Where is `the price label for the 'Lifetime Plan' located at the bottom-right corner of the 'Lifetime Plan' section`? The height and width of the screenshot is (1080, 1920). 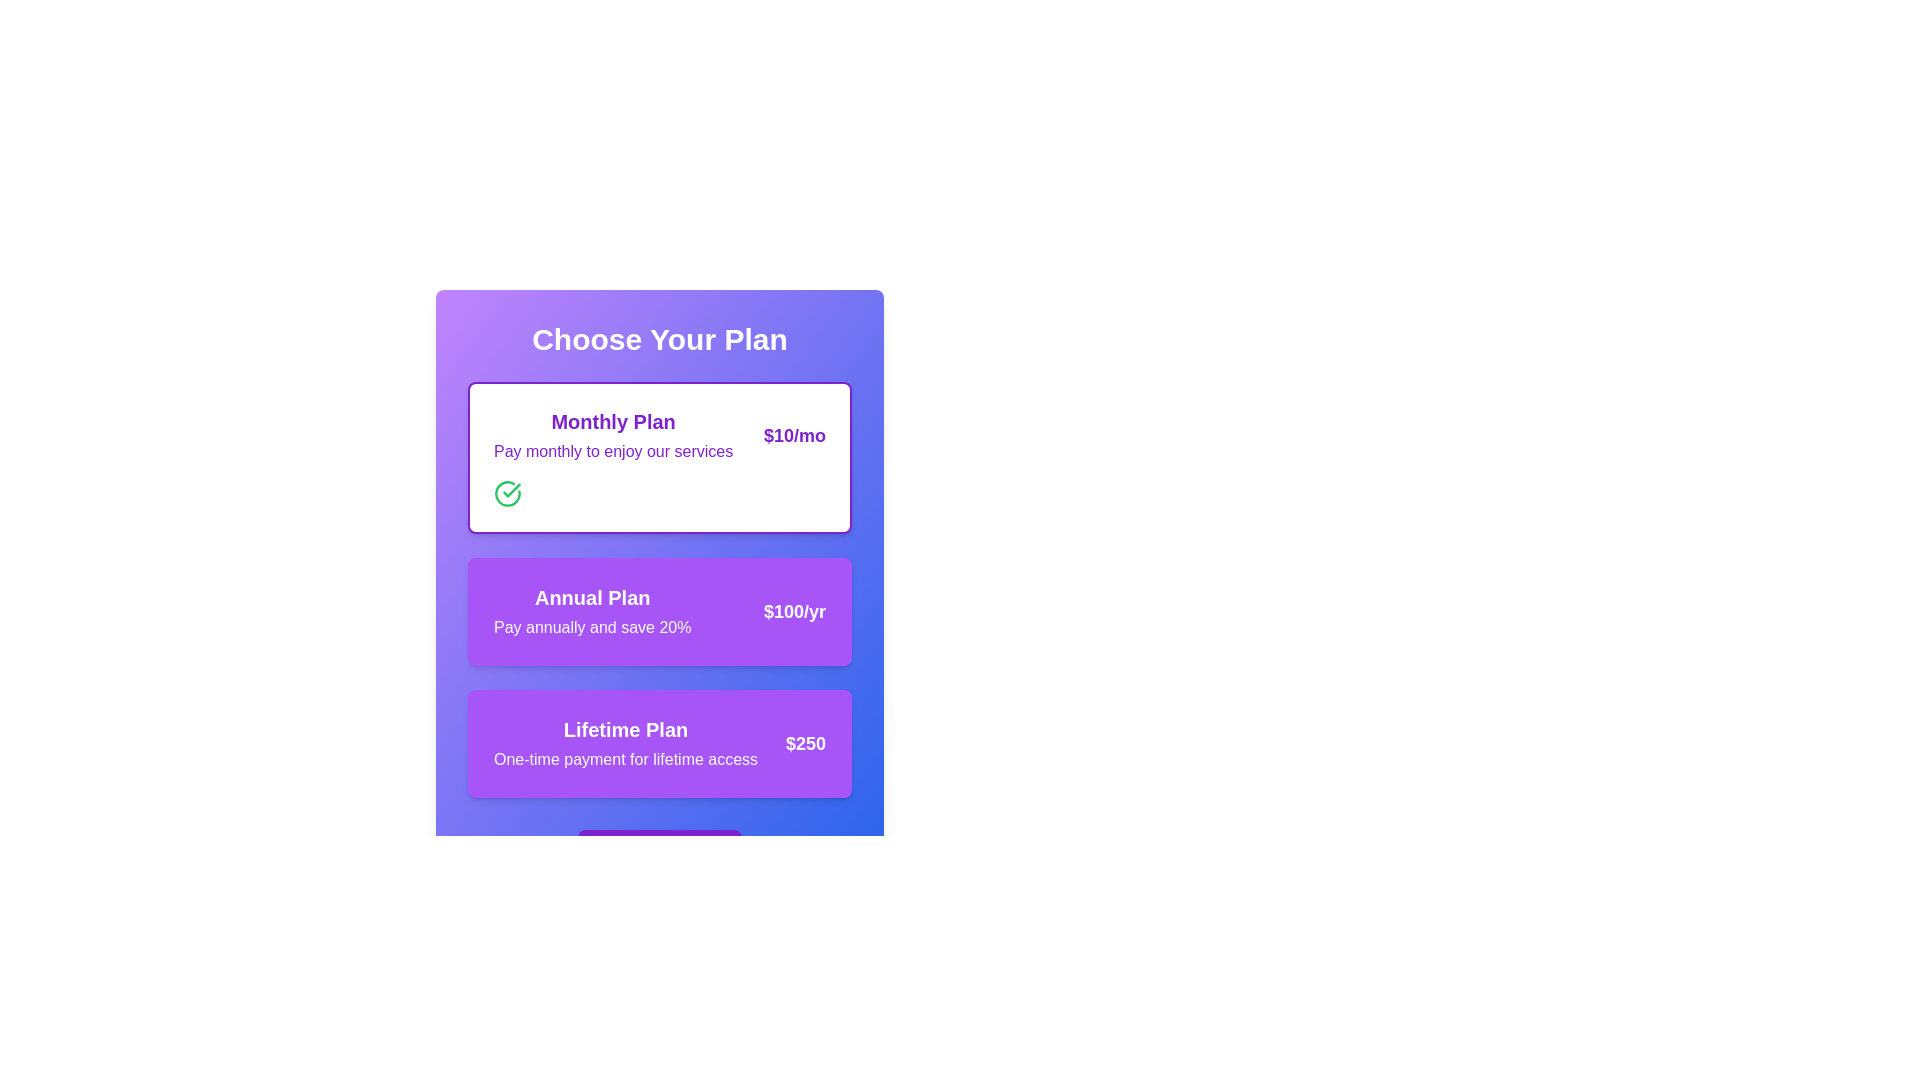
the price label for the 'Lifetime Plan' located at the bottom-right corner of the 'Lifetime Plan' section is located at coordinates (806, 744).